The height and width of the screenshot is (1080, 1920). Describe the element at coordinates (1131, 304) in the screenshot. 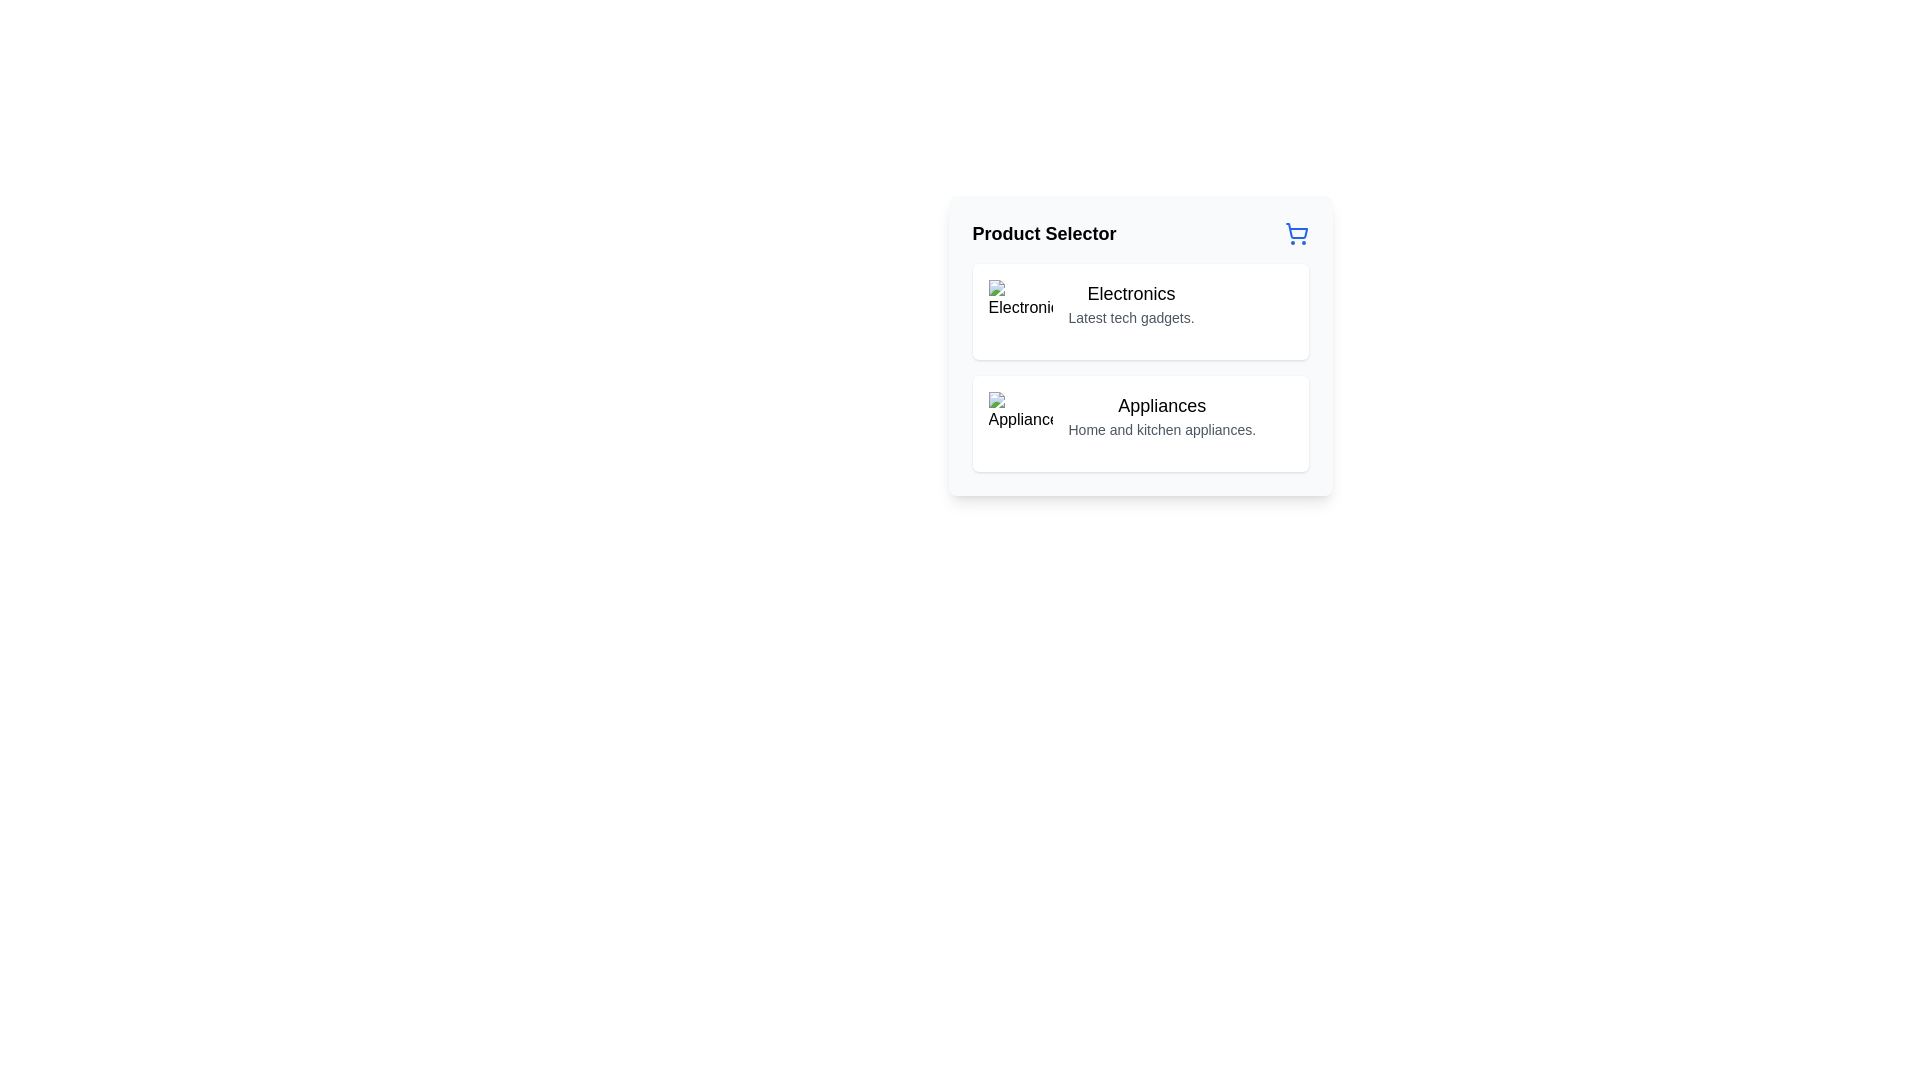

I see `the 'Electronics' text block, which features a bold title and a smaller subtitle` at that location.